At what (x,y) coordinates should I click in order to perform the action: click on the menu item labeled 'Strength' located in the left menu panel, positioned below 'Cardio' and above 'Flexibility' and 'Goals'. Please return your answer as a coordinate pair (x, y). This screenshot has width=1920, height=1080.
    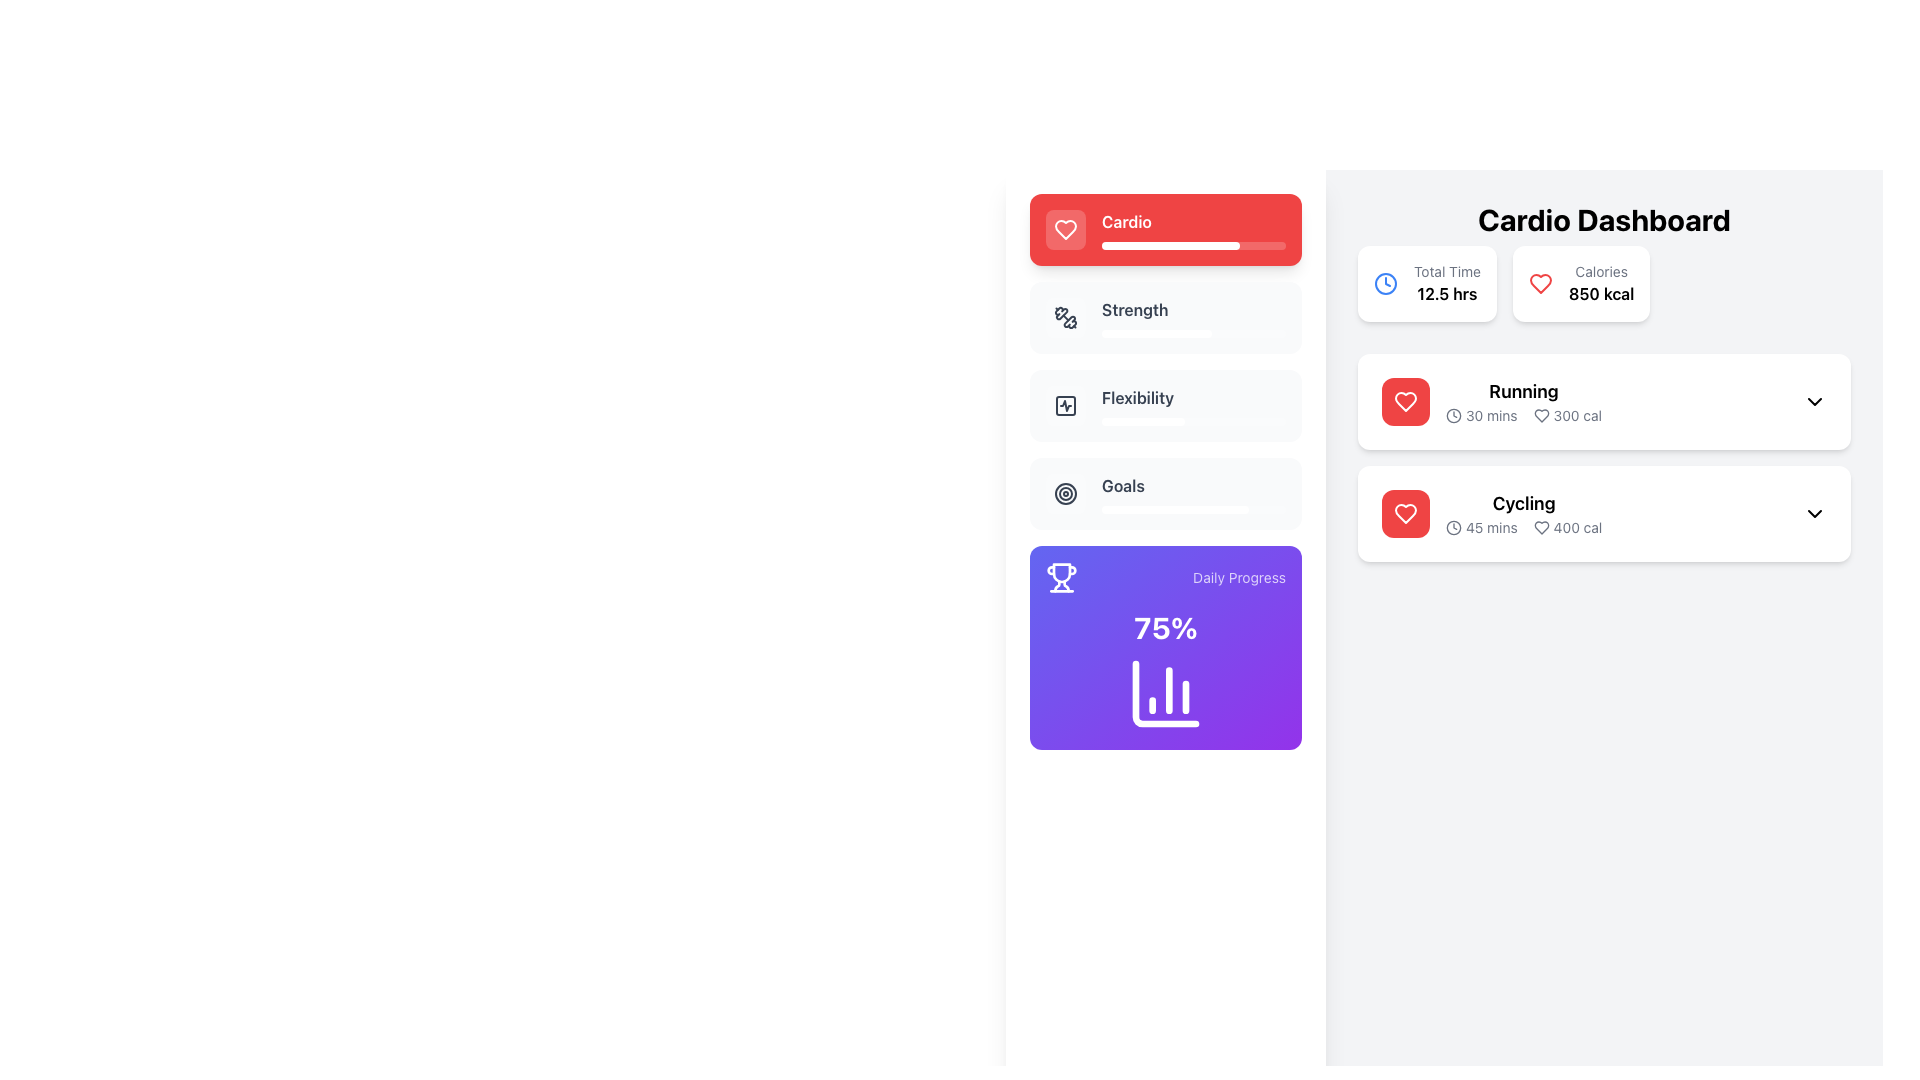
    Looking at the image, I should click on (1166, 316).